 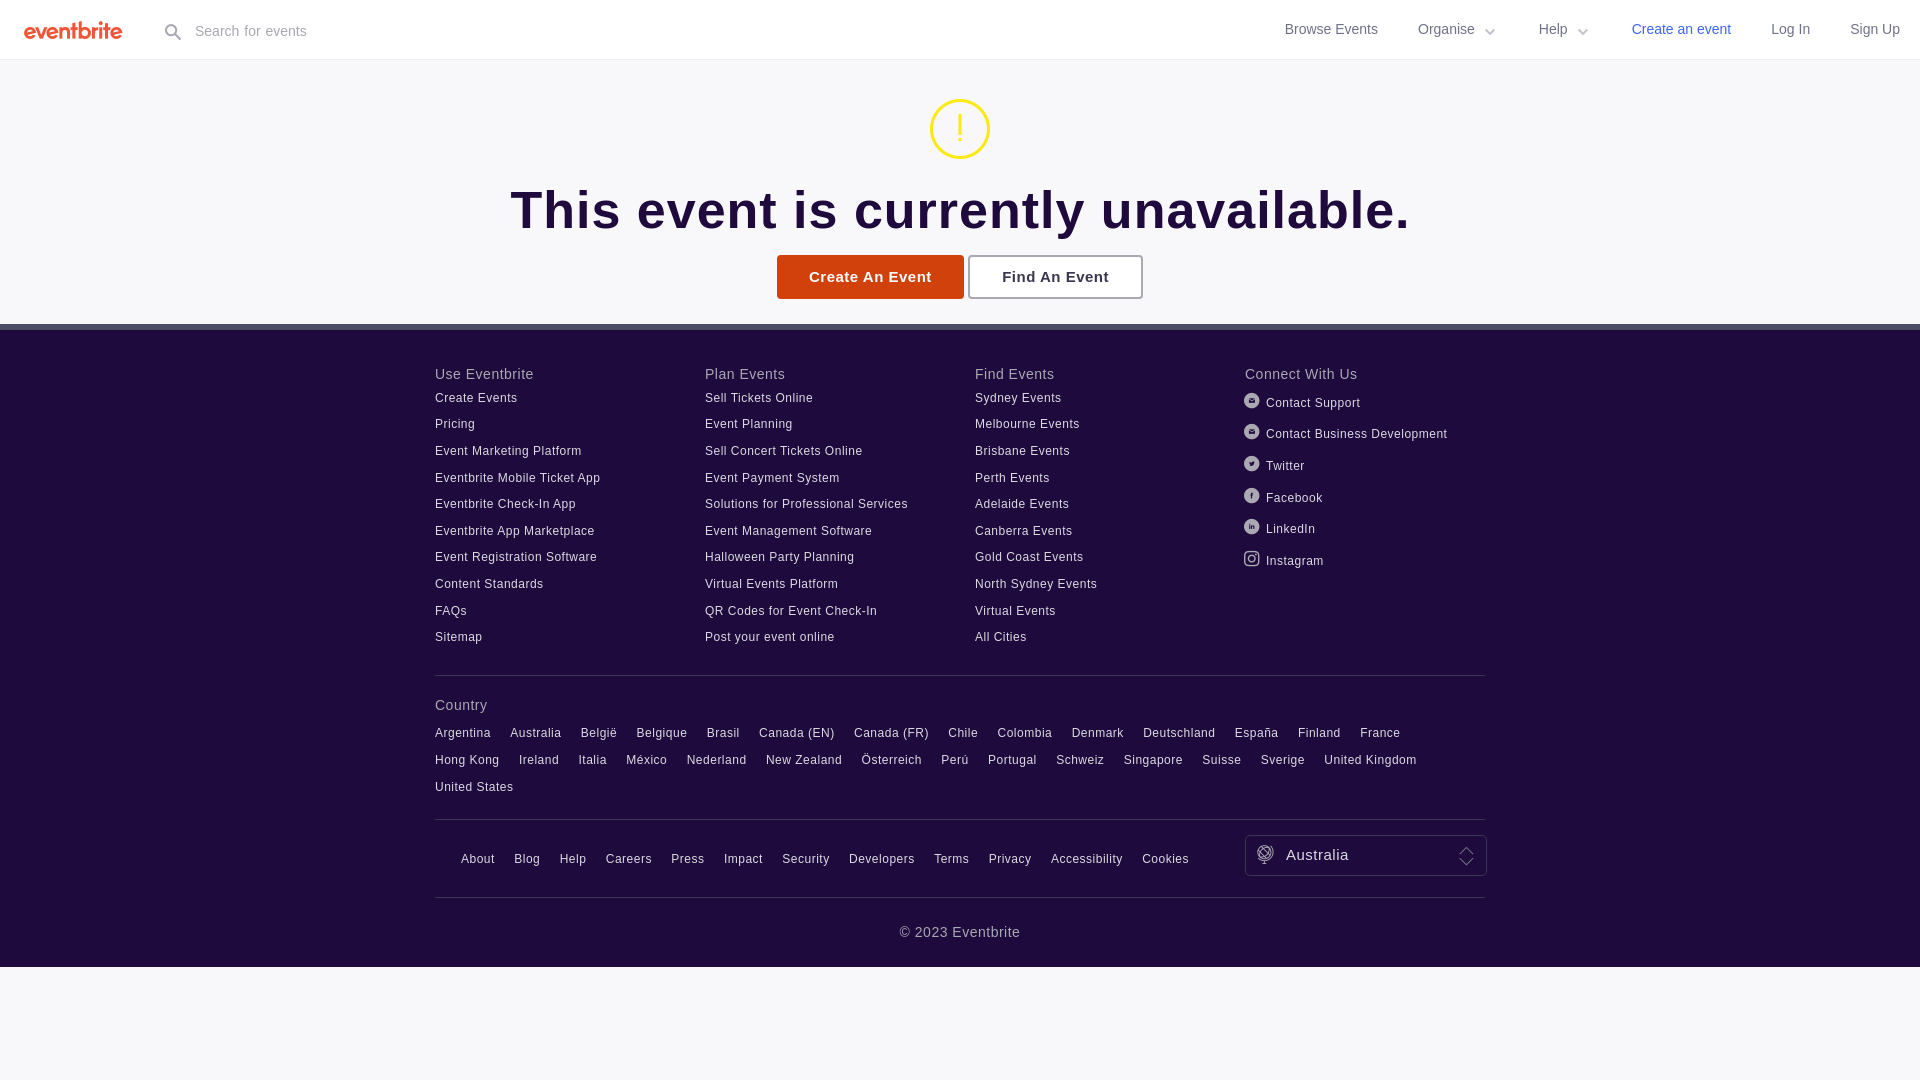 I want to click on 'Blog', so click(x=527, y=858).